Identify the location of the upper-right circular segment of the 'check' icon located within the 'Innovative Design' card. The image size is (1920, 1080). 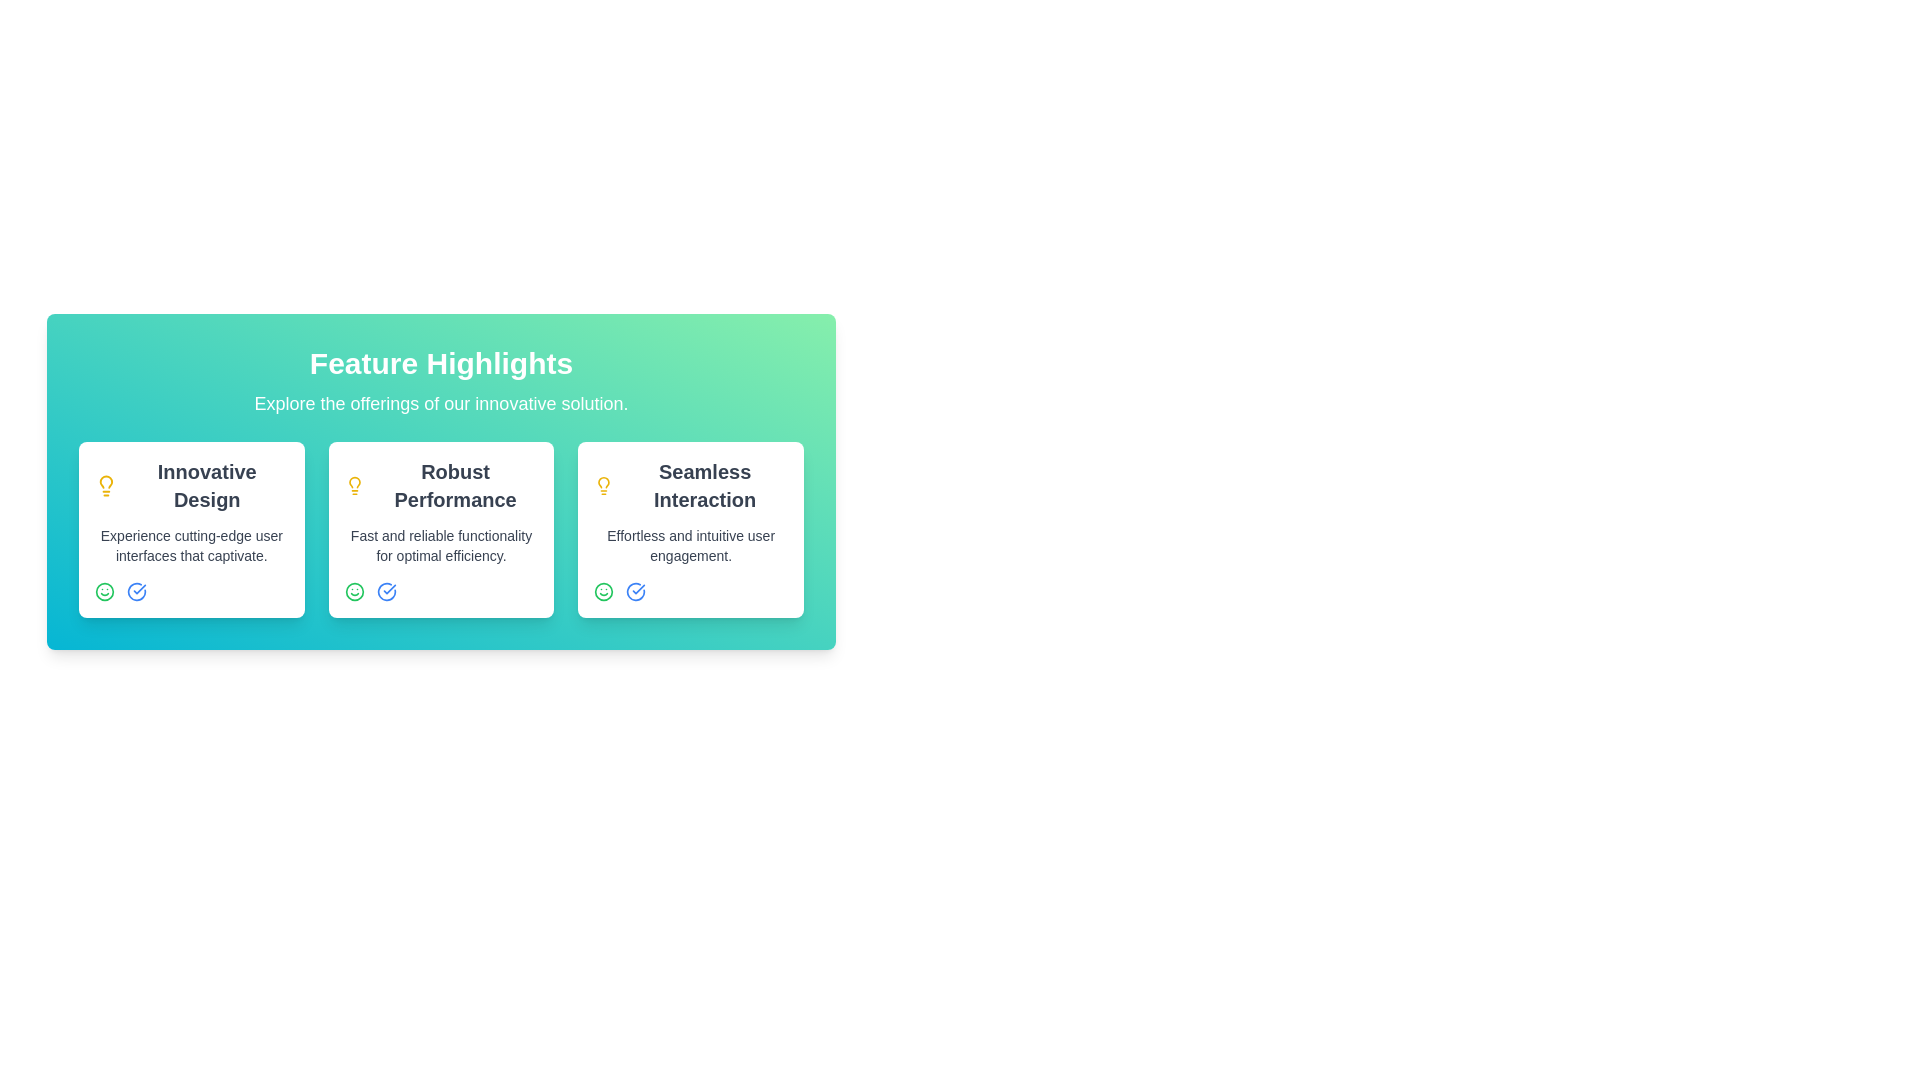
(136, 590).